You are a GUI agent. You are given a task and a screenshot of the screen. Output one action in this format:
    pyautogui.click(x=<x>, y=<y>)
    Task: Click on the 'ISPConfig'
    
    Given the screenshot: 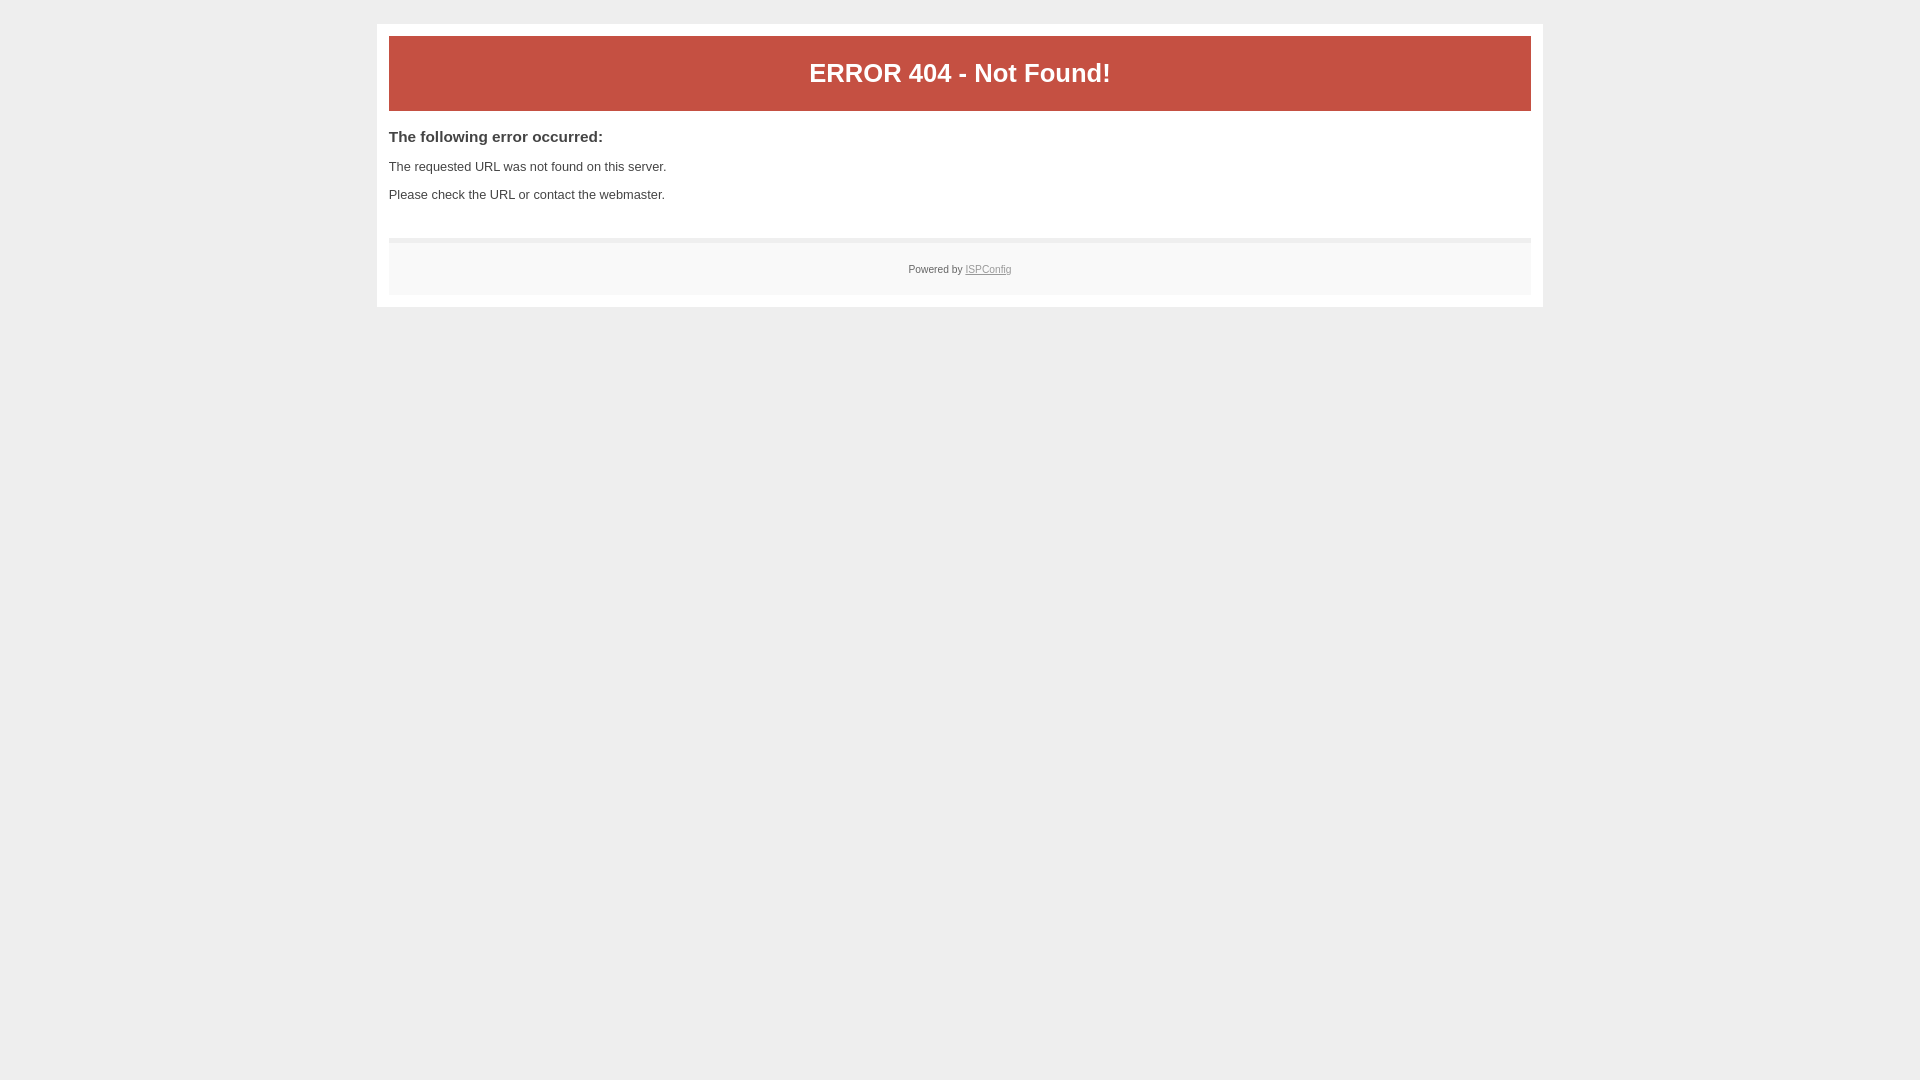 What is the action you would take?
    pyautogui.click(x=964, y=268)
    